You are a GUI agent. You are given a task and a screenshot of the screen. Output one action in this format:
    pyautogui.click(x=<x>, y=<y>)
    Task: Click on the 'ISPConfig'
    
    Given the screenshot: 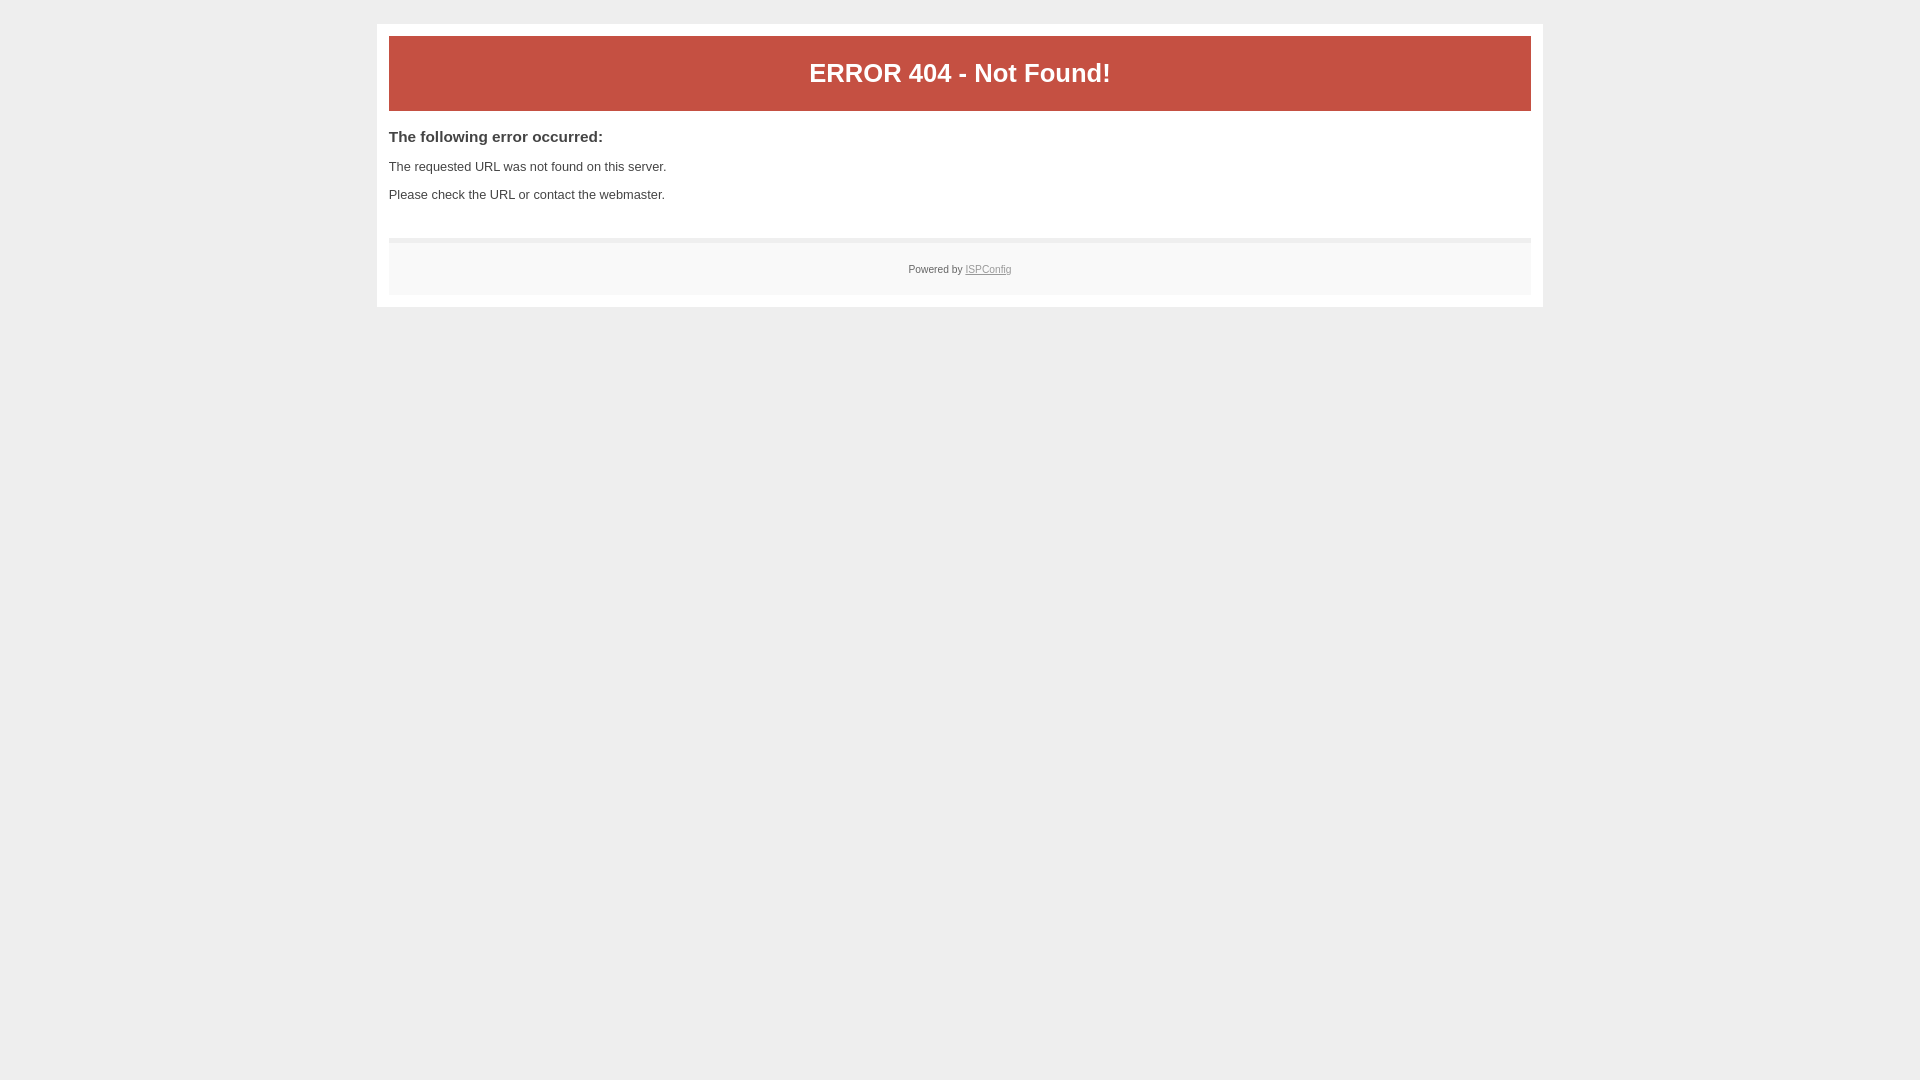 What is the action you would take?
    pyautogui.click(x=964, y=268)
    